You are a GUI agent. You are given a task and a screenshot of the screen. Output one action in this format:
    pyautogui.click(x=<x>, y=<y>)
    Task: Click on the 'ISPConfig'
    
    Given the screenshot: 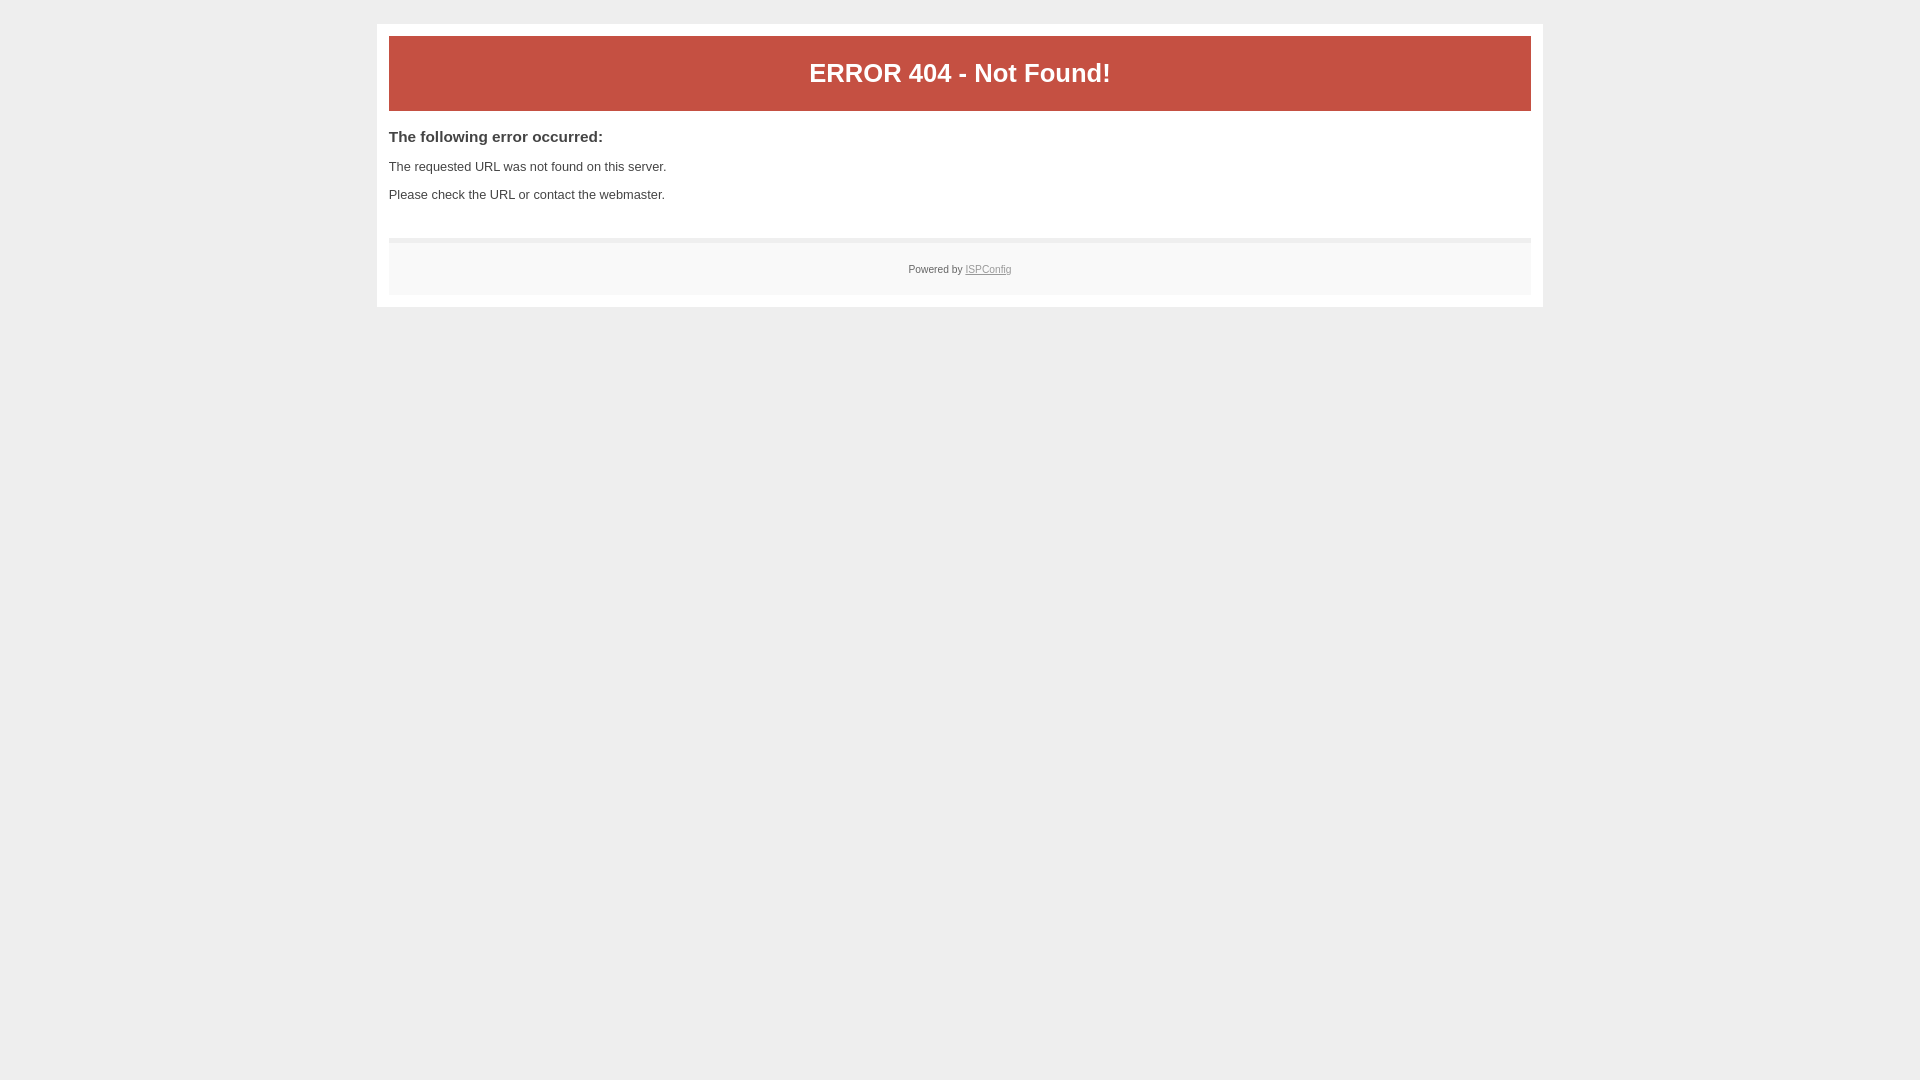 What is the action you would take?
    pyautogui.click(x=964, y=268)
    